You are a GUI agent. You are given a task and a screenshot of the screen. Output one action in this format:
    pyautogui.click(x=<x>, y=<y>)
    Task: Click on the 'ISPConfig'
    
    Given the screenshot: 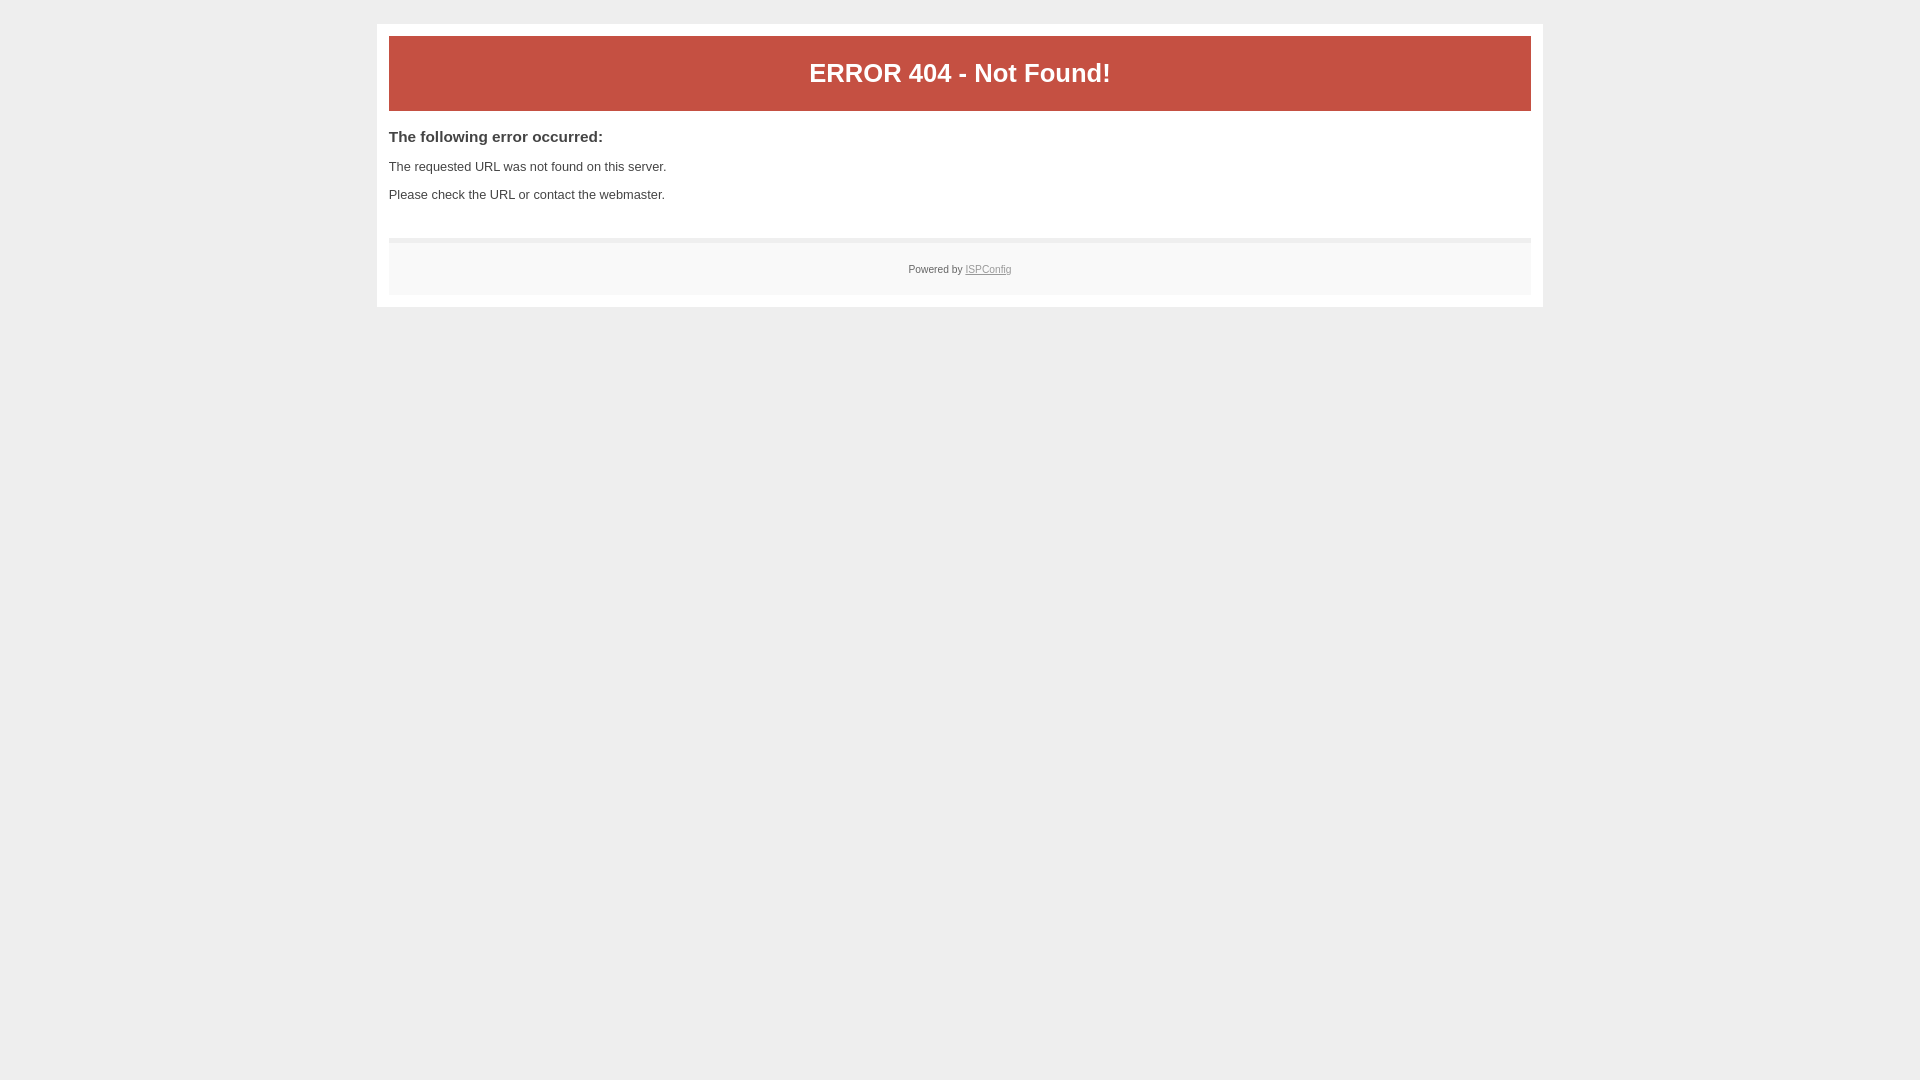 What is the action you would take?
    pyautogui.click(x=964, y=268)
    